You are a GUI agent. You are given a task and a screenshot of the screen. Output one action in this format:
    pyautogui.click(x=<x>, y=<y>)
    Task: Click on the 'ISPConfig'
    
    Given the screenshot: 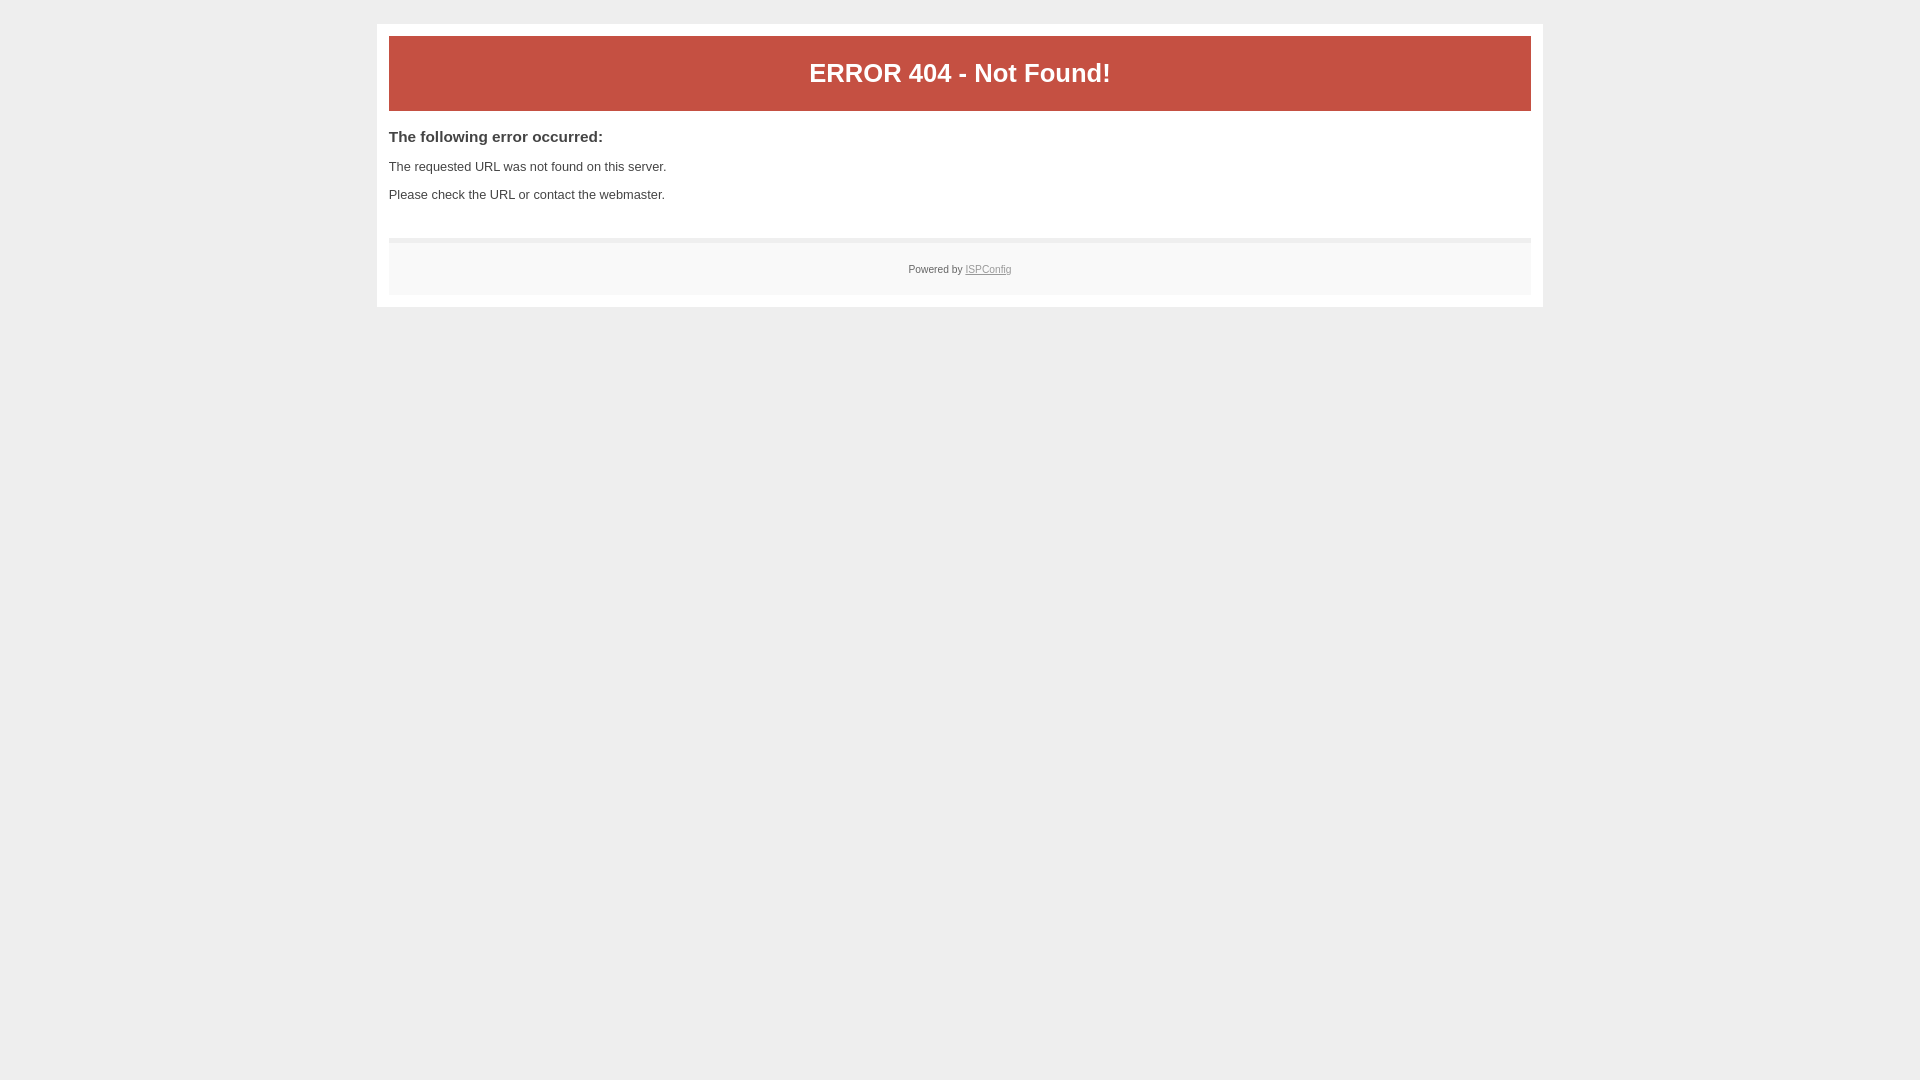 What is the action you would take?
    pyautogui.click(x=964, y=268)
    